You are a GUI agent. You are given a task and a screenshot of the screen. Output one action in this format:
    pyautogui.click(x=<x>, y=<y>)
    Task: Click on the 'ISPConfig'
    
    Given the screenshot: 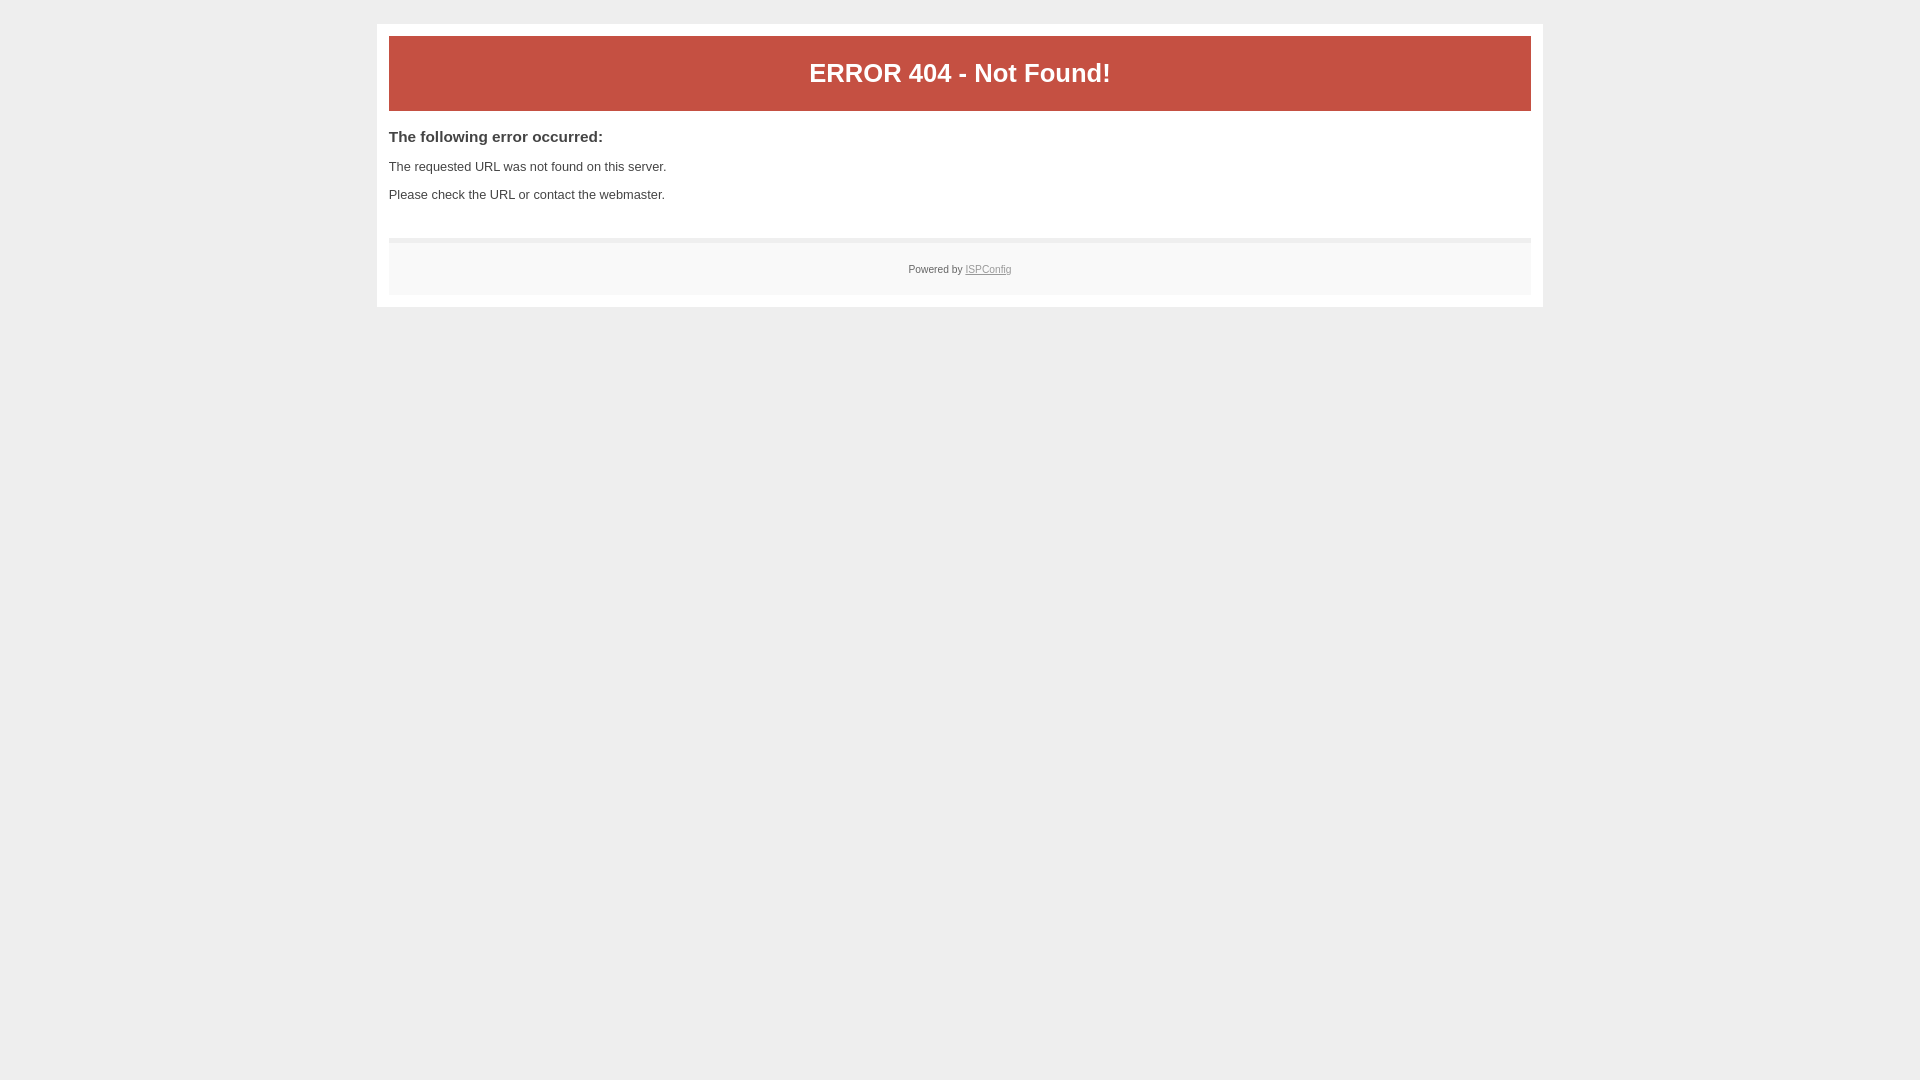 What is the action you would take?
    pyautogui.click(x=964, y=268)
    